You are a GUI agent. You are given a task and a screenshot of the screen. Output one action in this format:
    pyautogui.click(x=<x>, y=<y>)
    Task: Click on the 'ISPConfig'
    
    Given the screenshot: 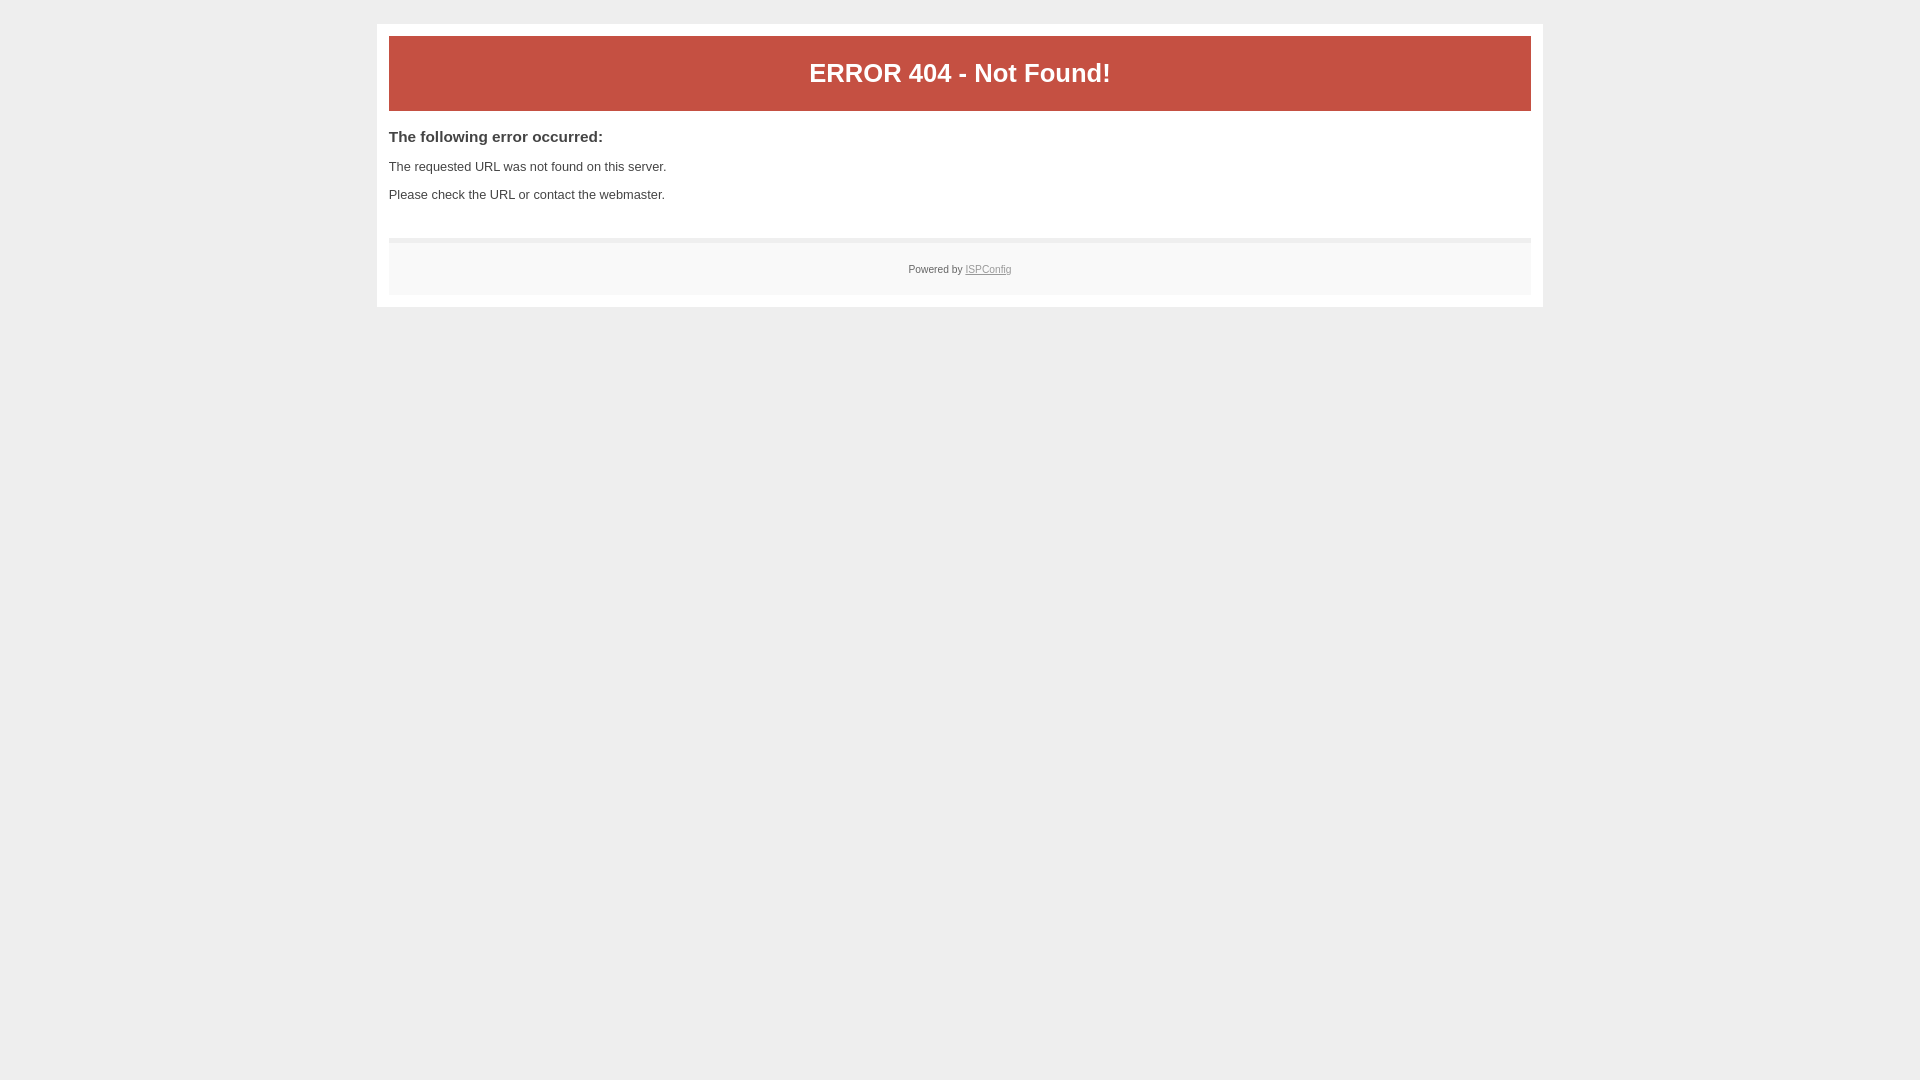 What is the action you would take?
    pyautogui.click(x=964, y=268)
    